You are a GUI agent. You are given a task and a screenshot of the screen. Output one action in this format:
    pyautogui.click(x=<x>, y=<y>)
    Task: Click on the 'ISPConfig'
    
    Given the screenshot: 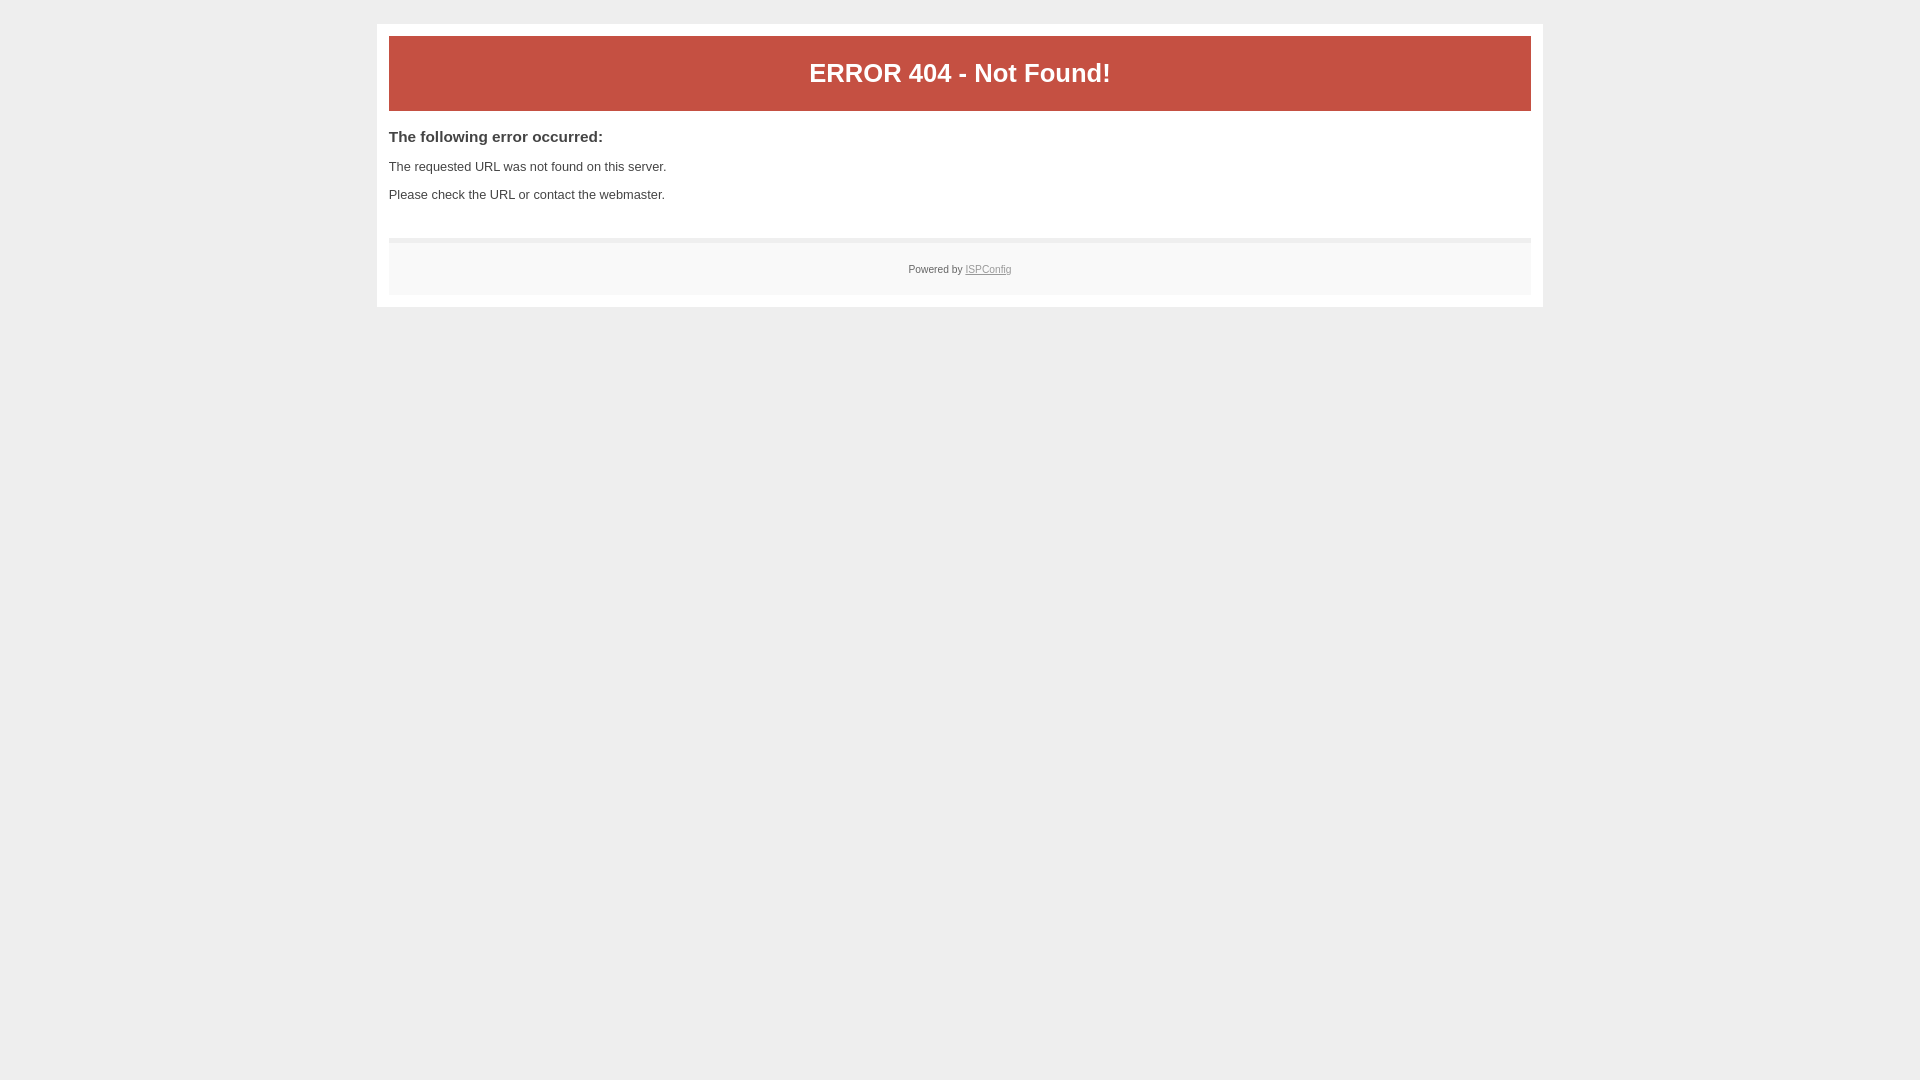 What is the action you would take?
    pyautogui.click(x=964, y=268)
    